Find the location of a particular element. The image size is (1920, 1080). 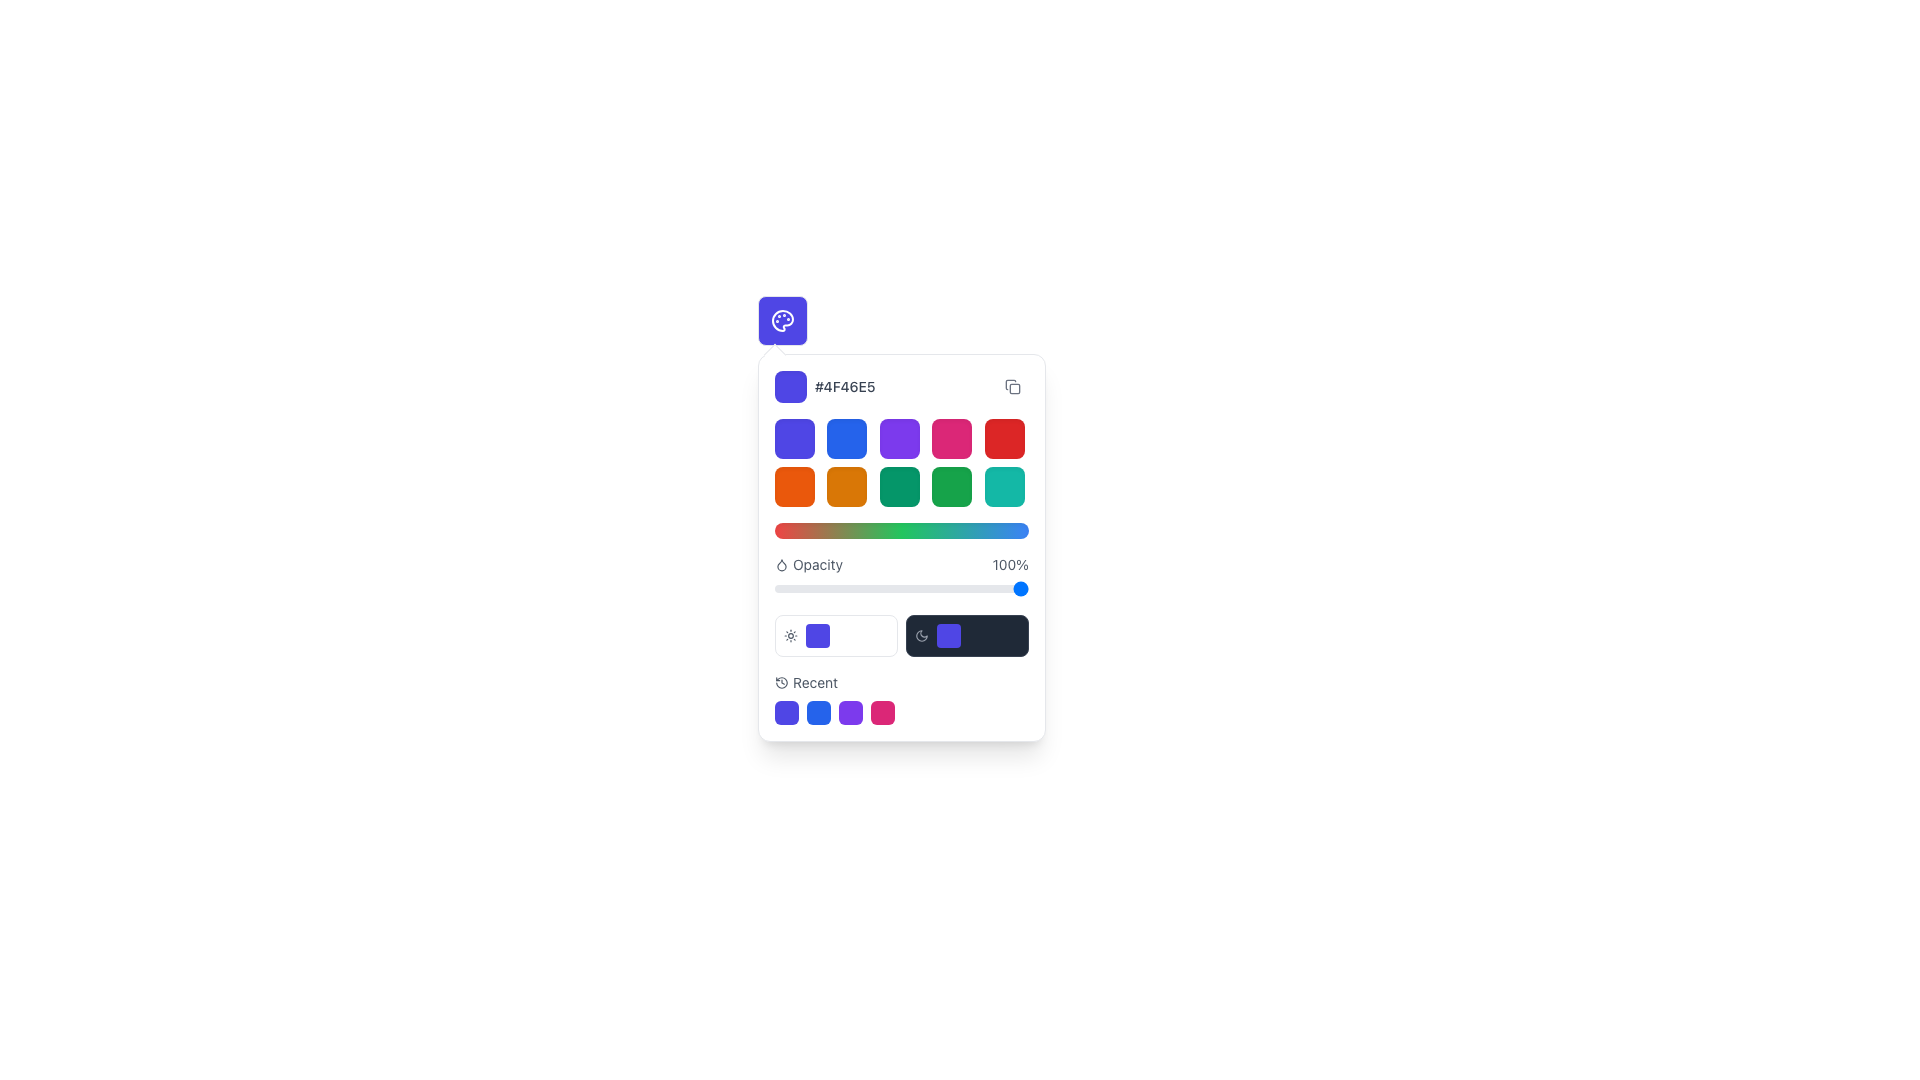

the vibrant pink square button with rounded corners is located at coordinates (951, 438).